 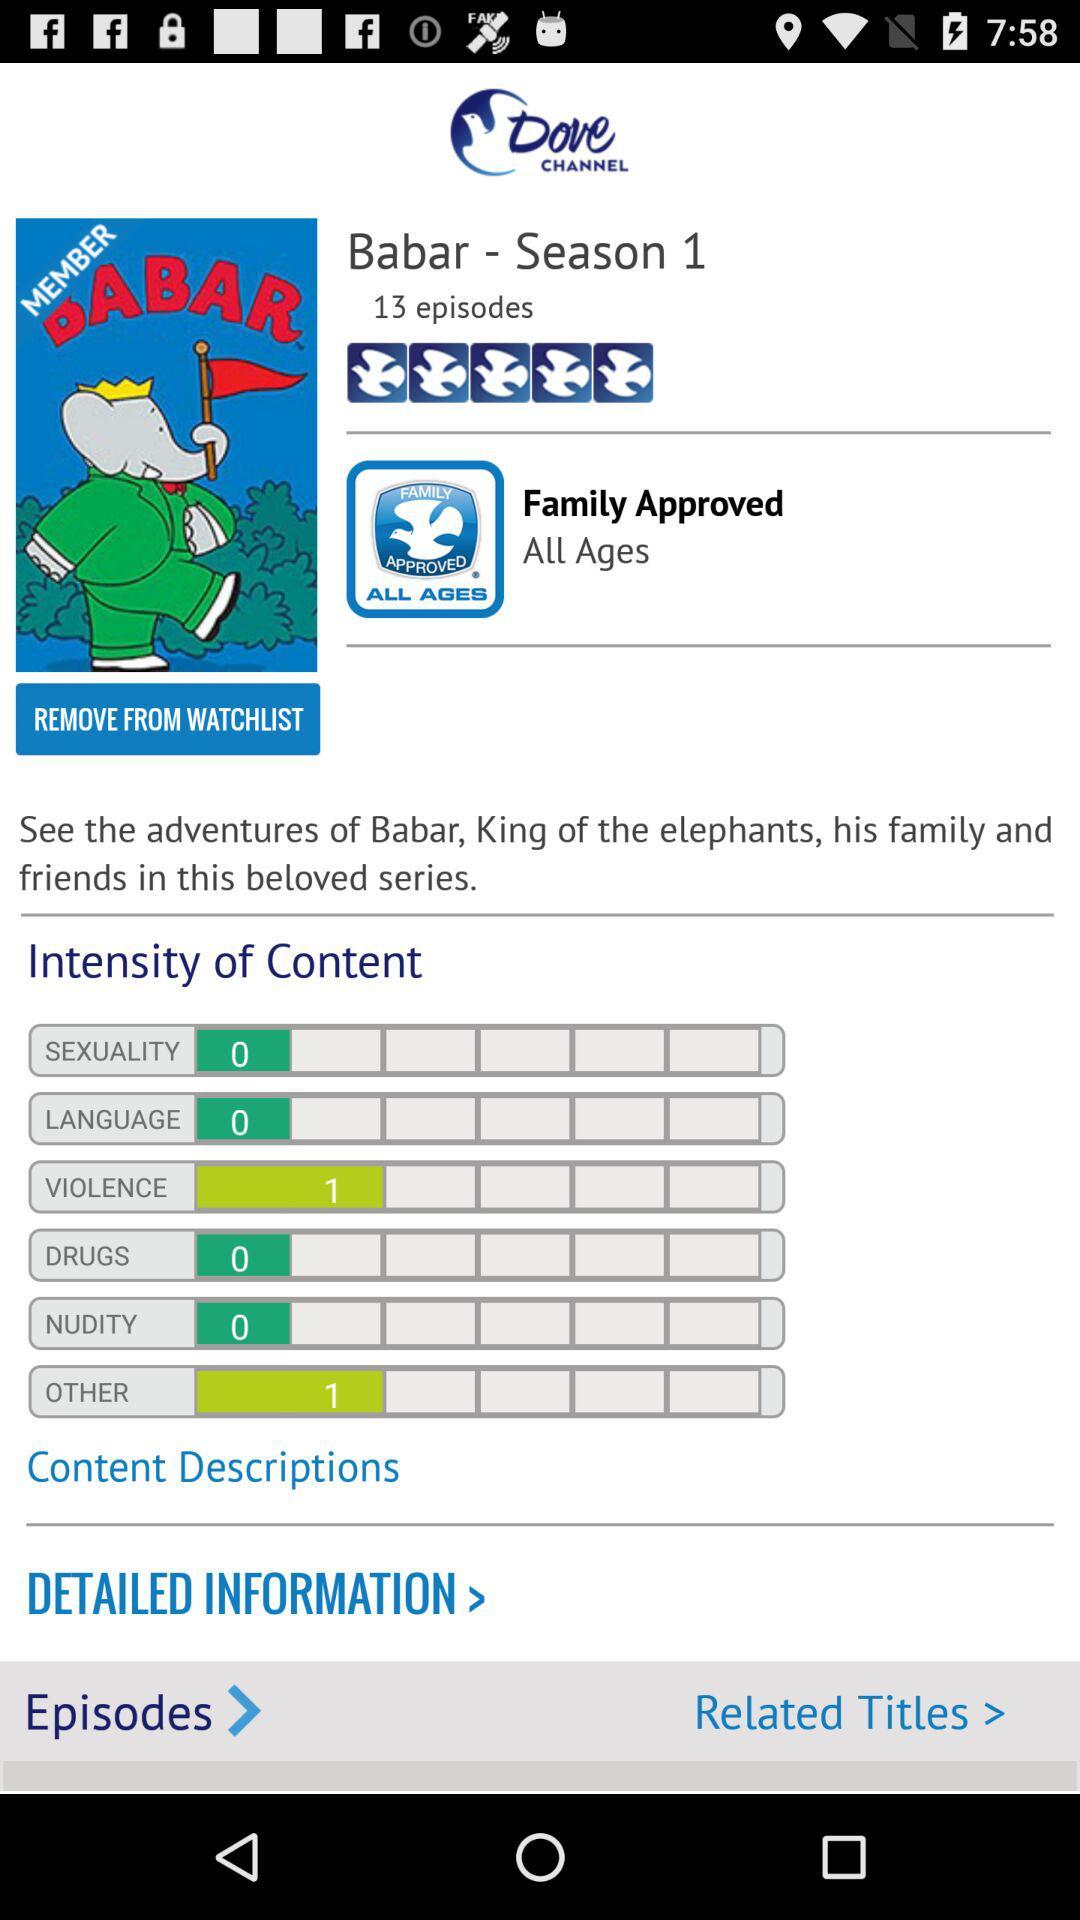 What do you see at coordinates (167, 719) in the screenshot?
I see `the remove from watchlist` at bounding box center [167, 719].